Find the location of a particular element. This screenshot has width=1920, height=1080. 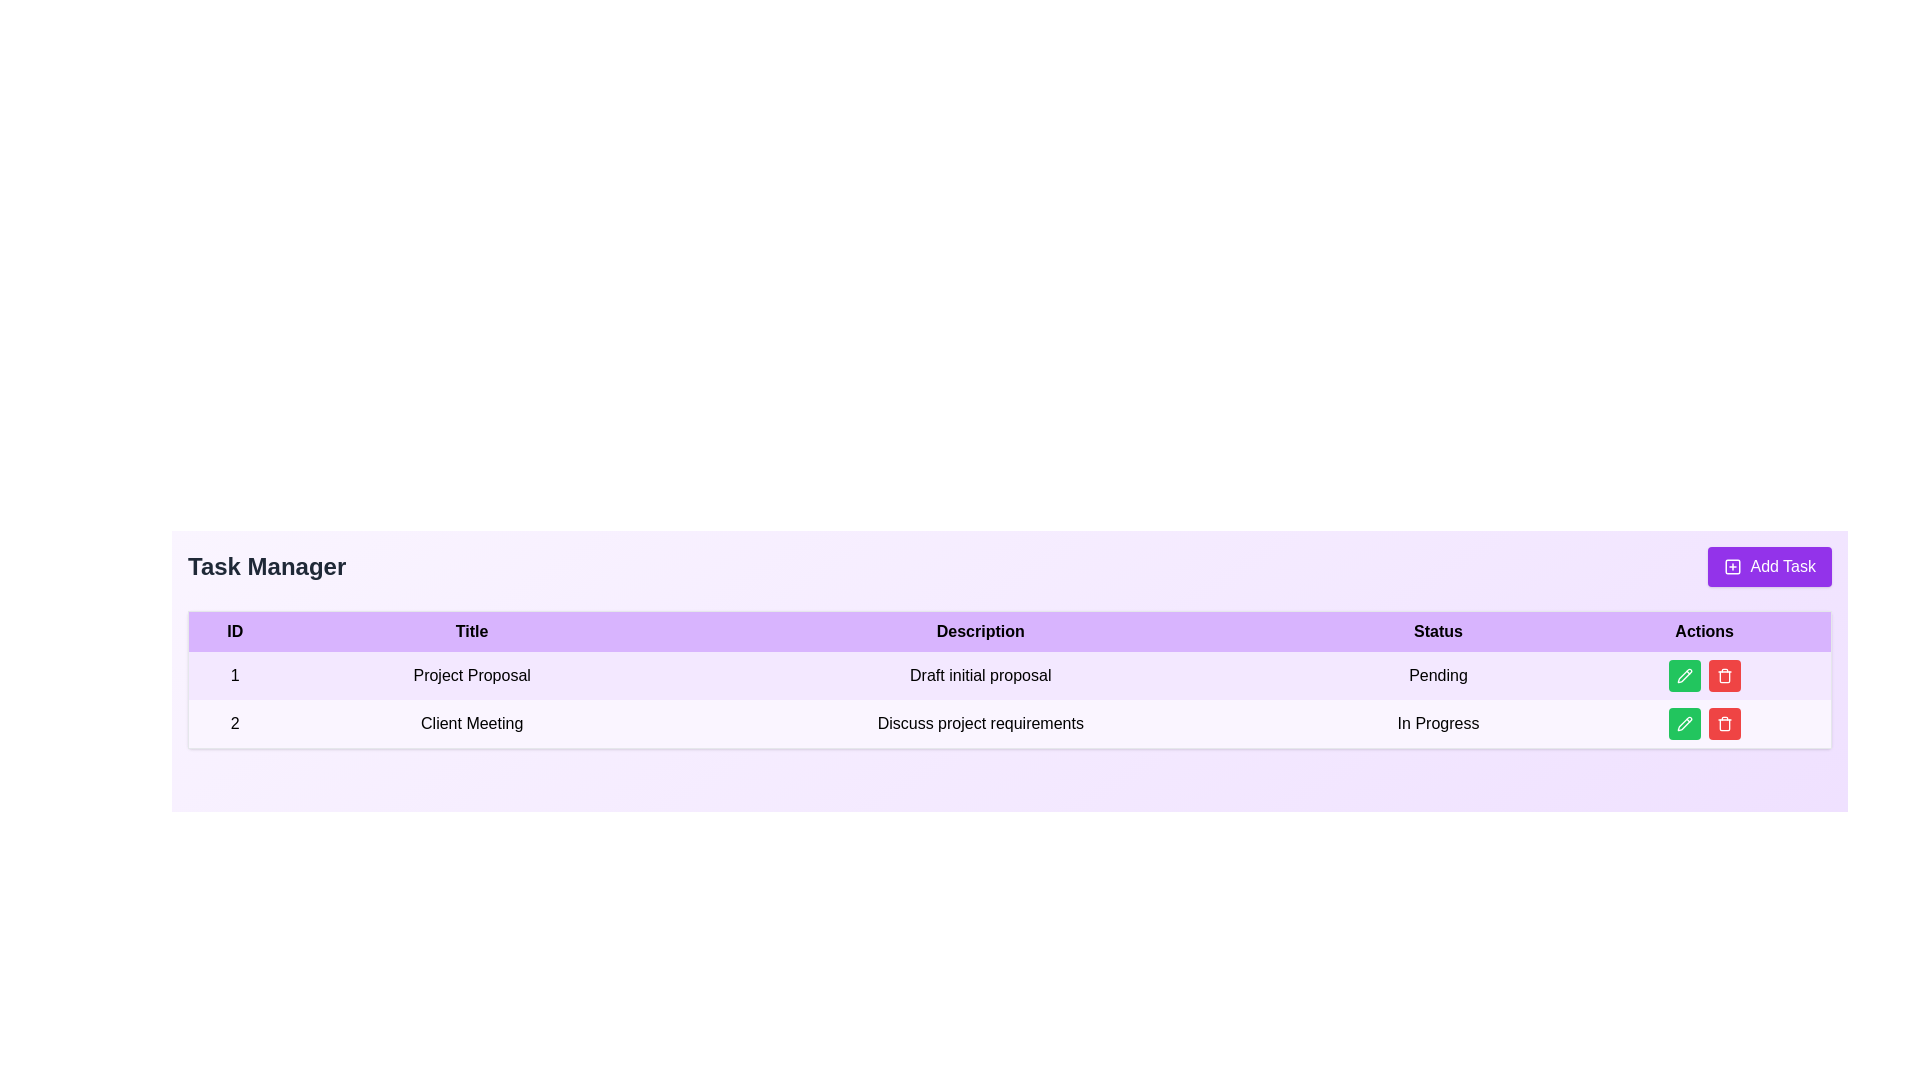

the pencil icon in the 'Actions' column of the second row to initiate editing of the 'Client Meeting' task is located at coordinates (1683, 675).